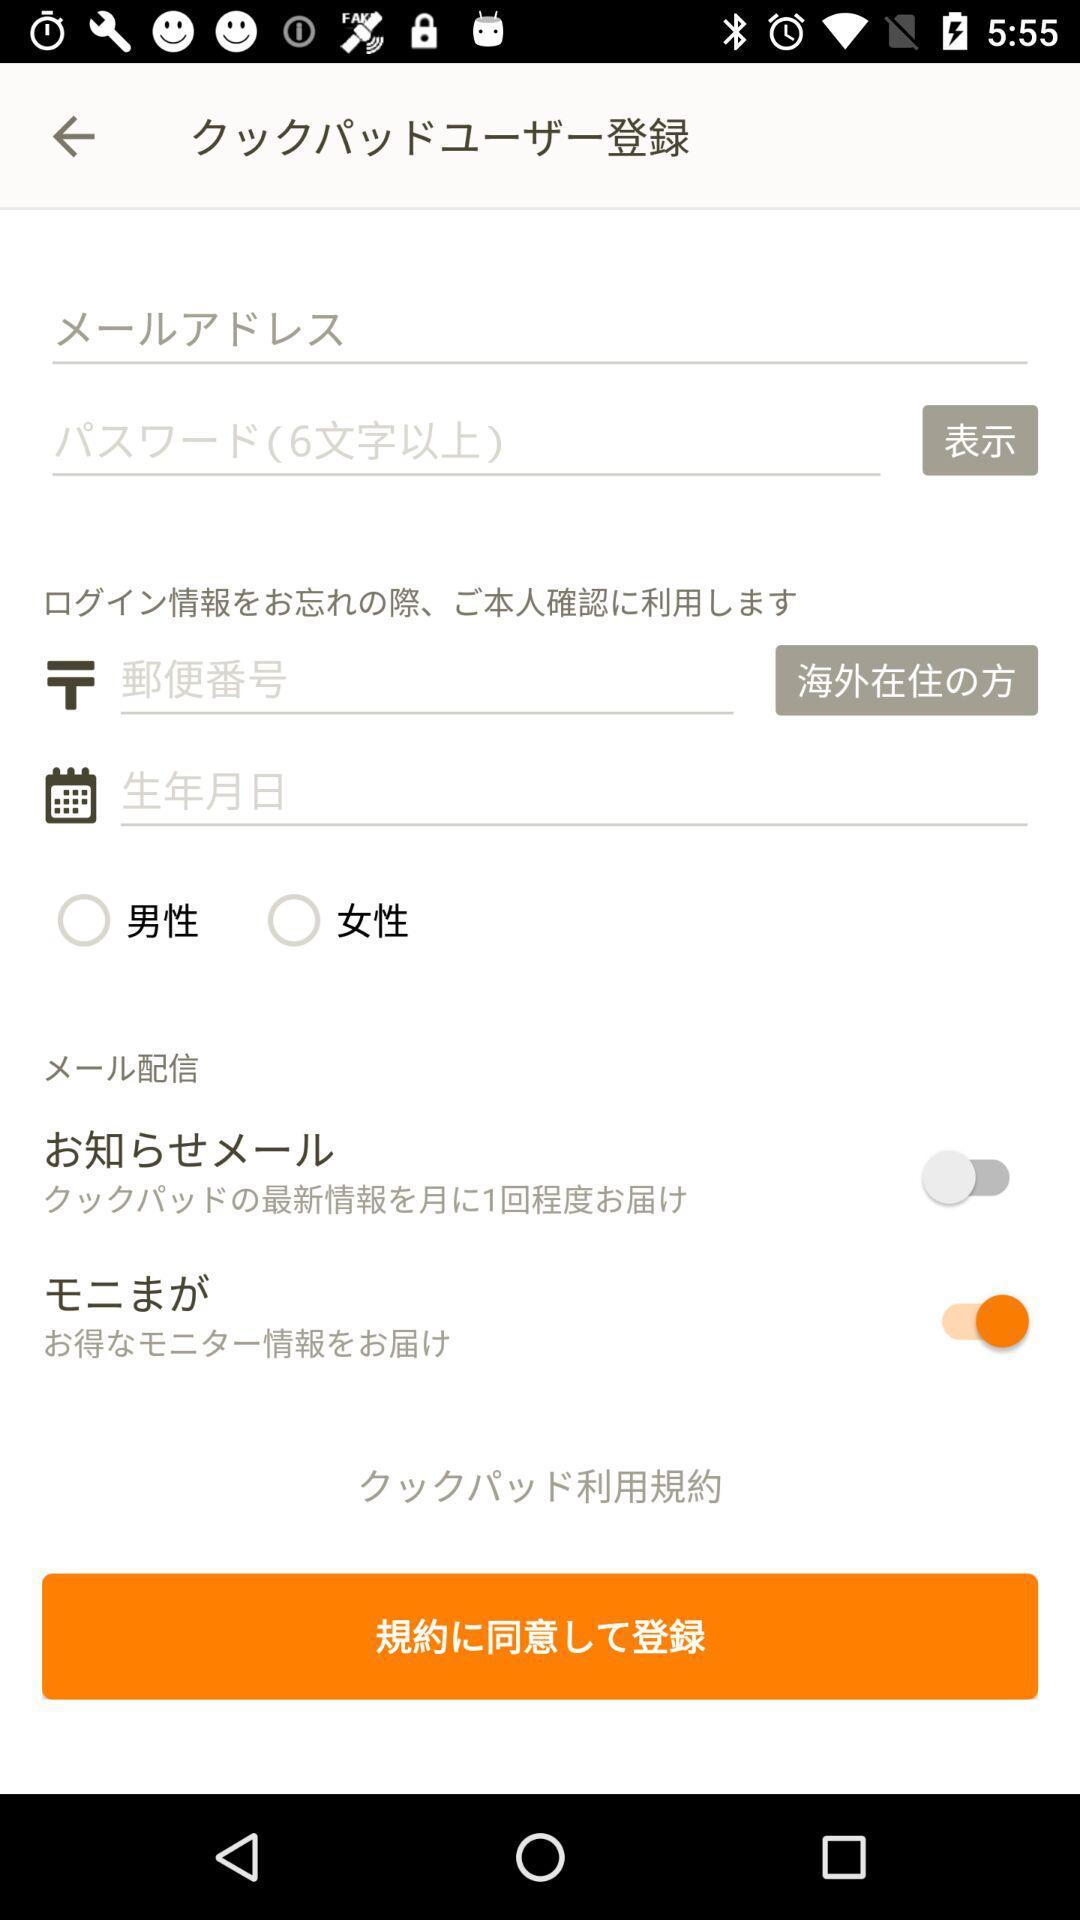  What do you see at coordinates (72, 135) in the screenshot?
I see `icon at the top left corner` at bounding box center [72, 135].